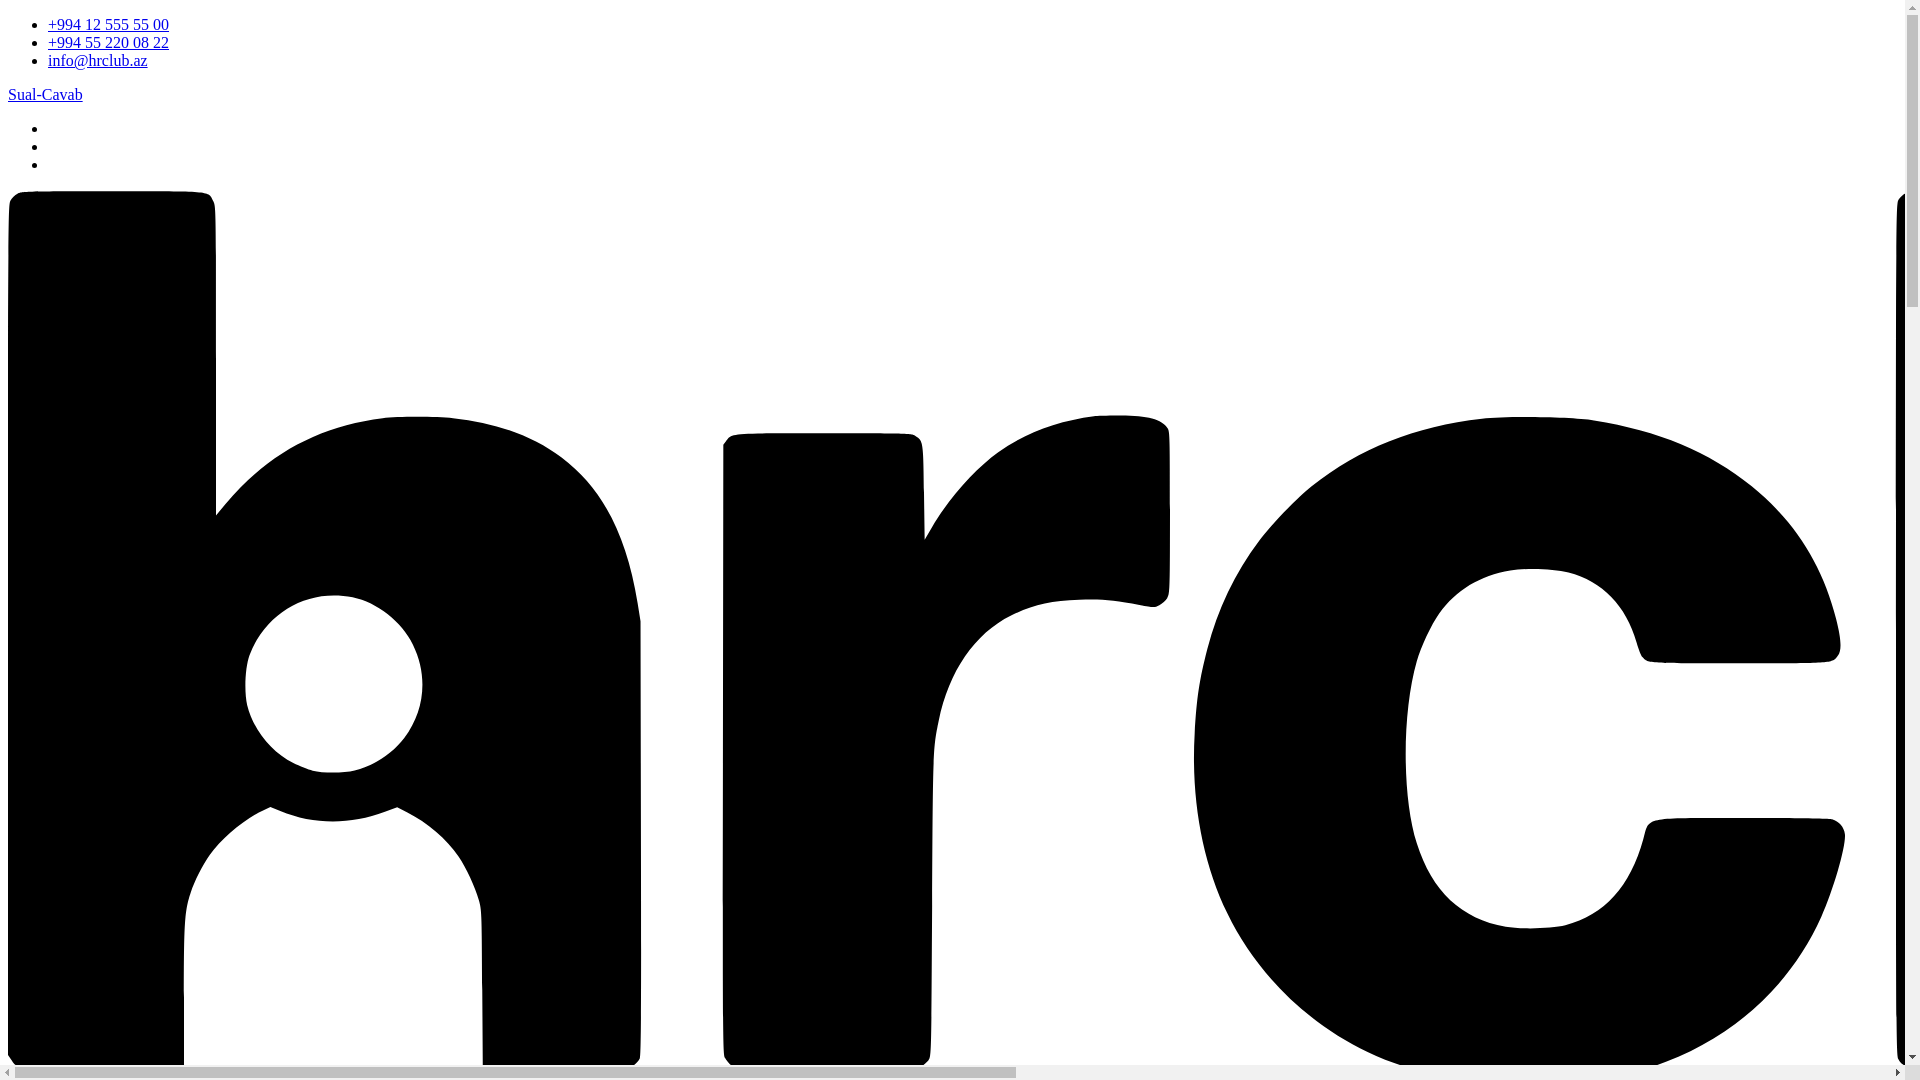 The image size is (1920, 1080). I want to click on '+994 12 555 55 00', so click(107, 24).